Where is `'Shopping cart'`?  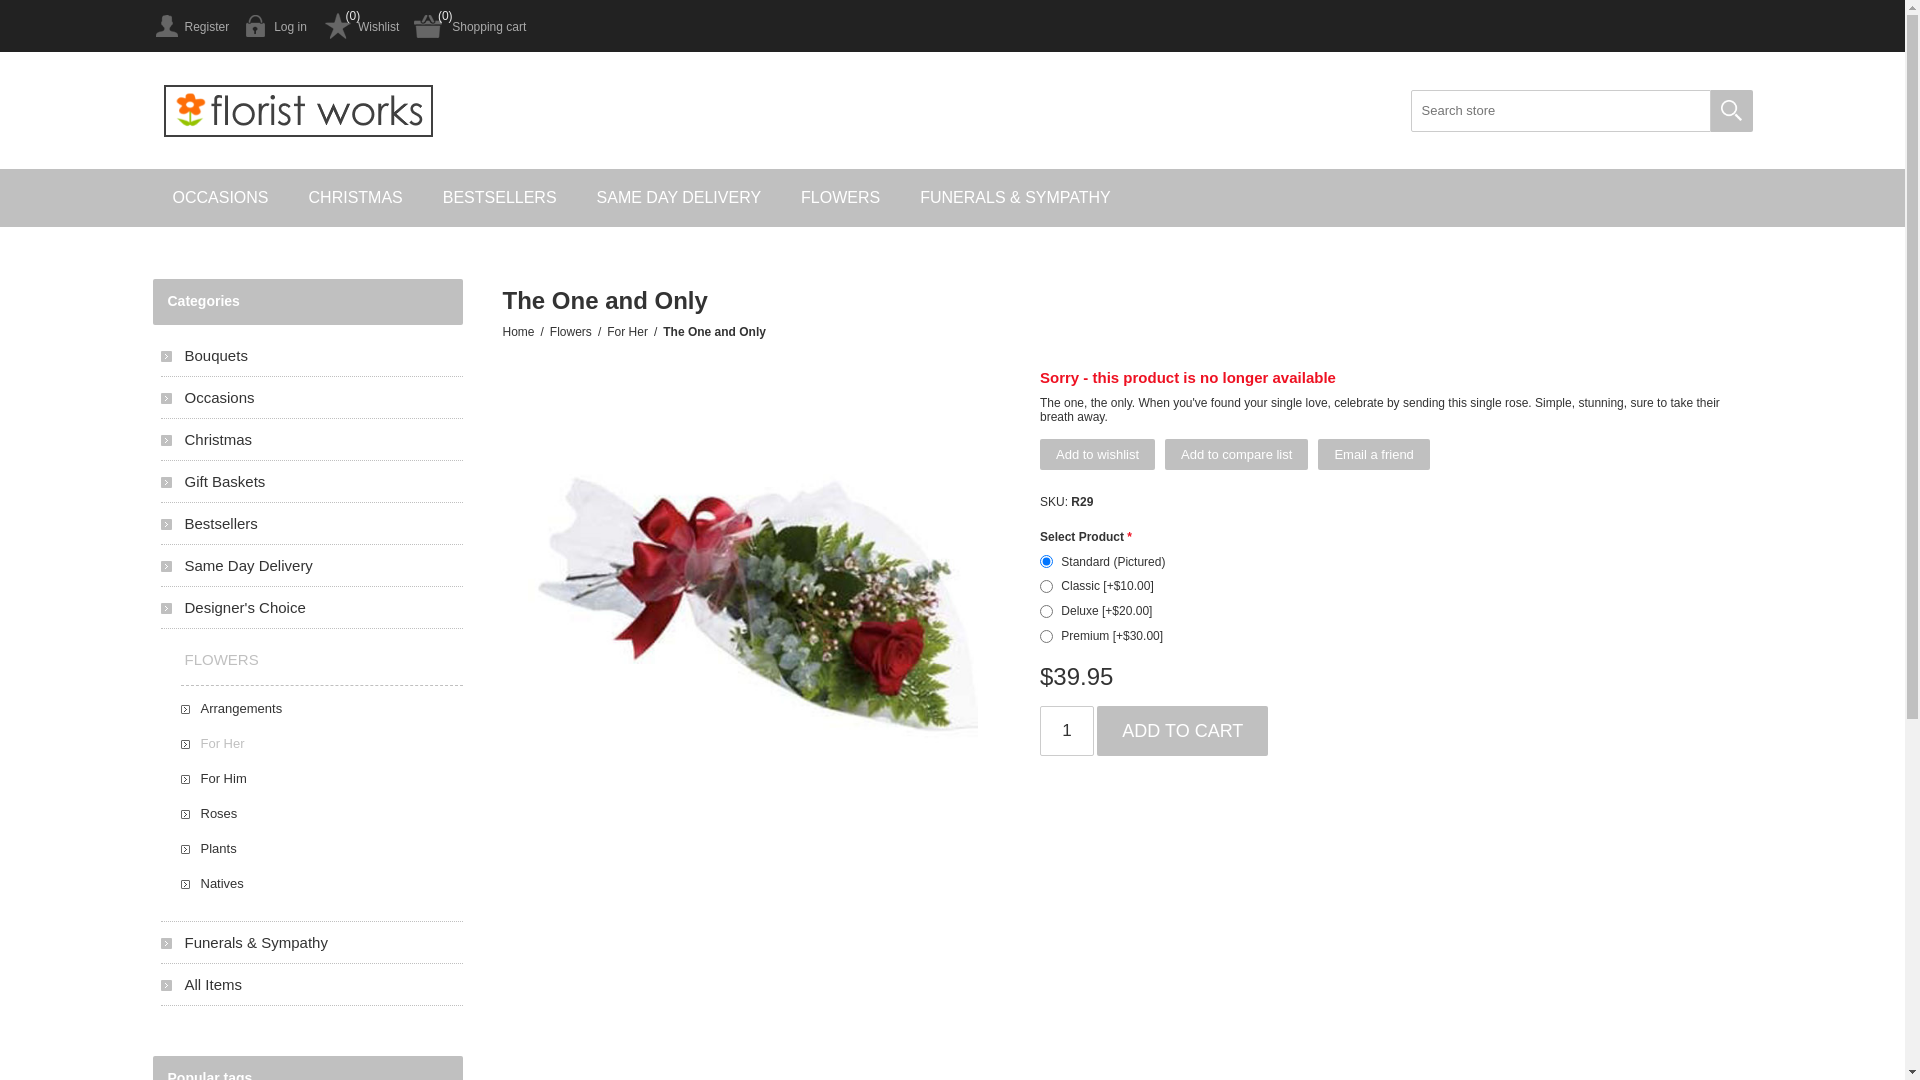
'Shopping cart' is located at coordinates (412, 26).